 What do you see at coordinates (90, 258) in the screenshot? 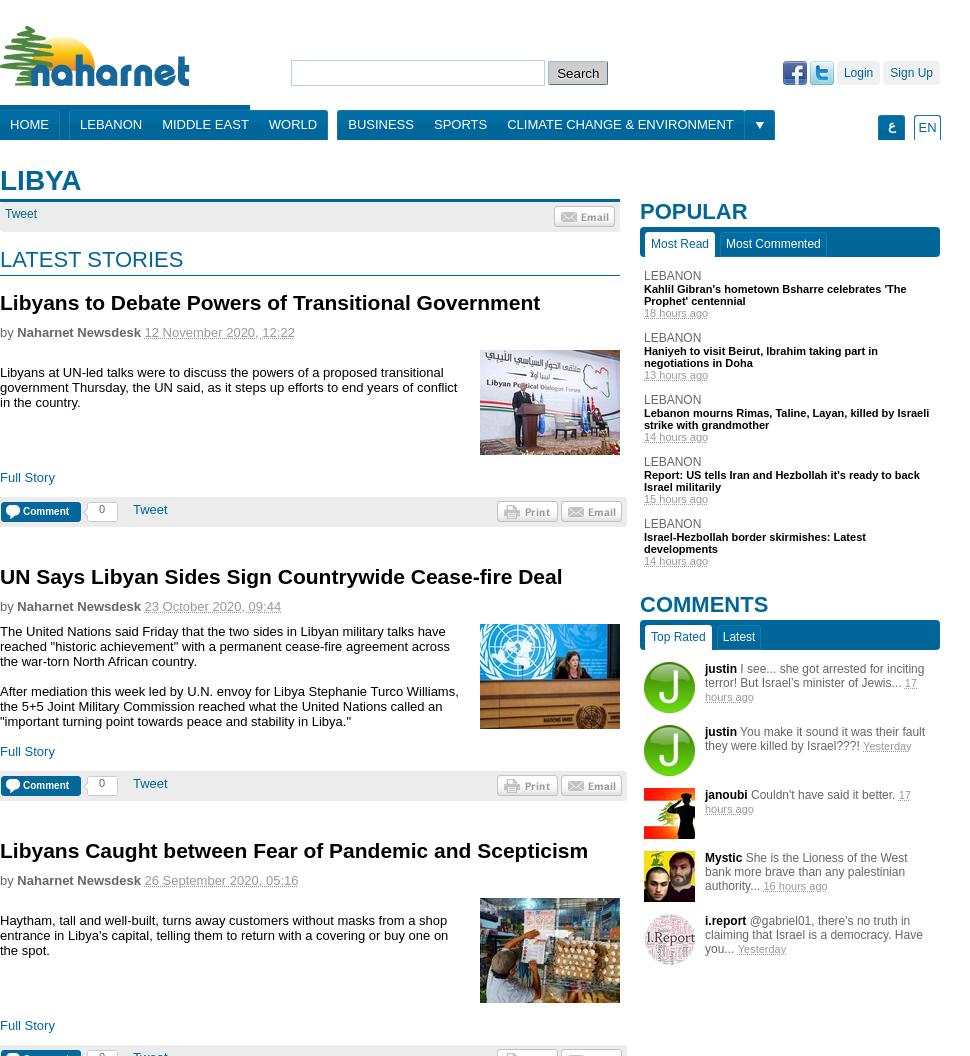
I see `'Latest stories'` at bounding box center [90, 258].